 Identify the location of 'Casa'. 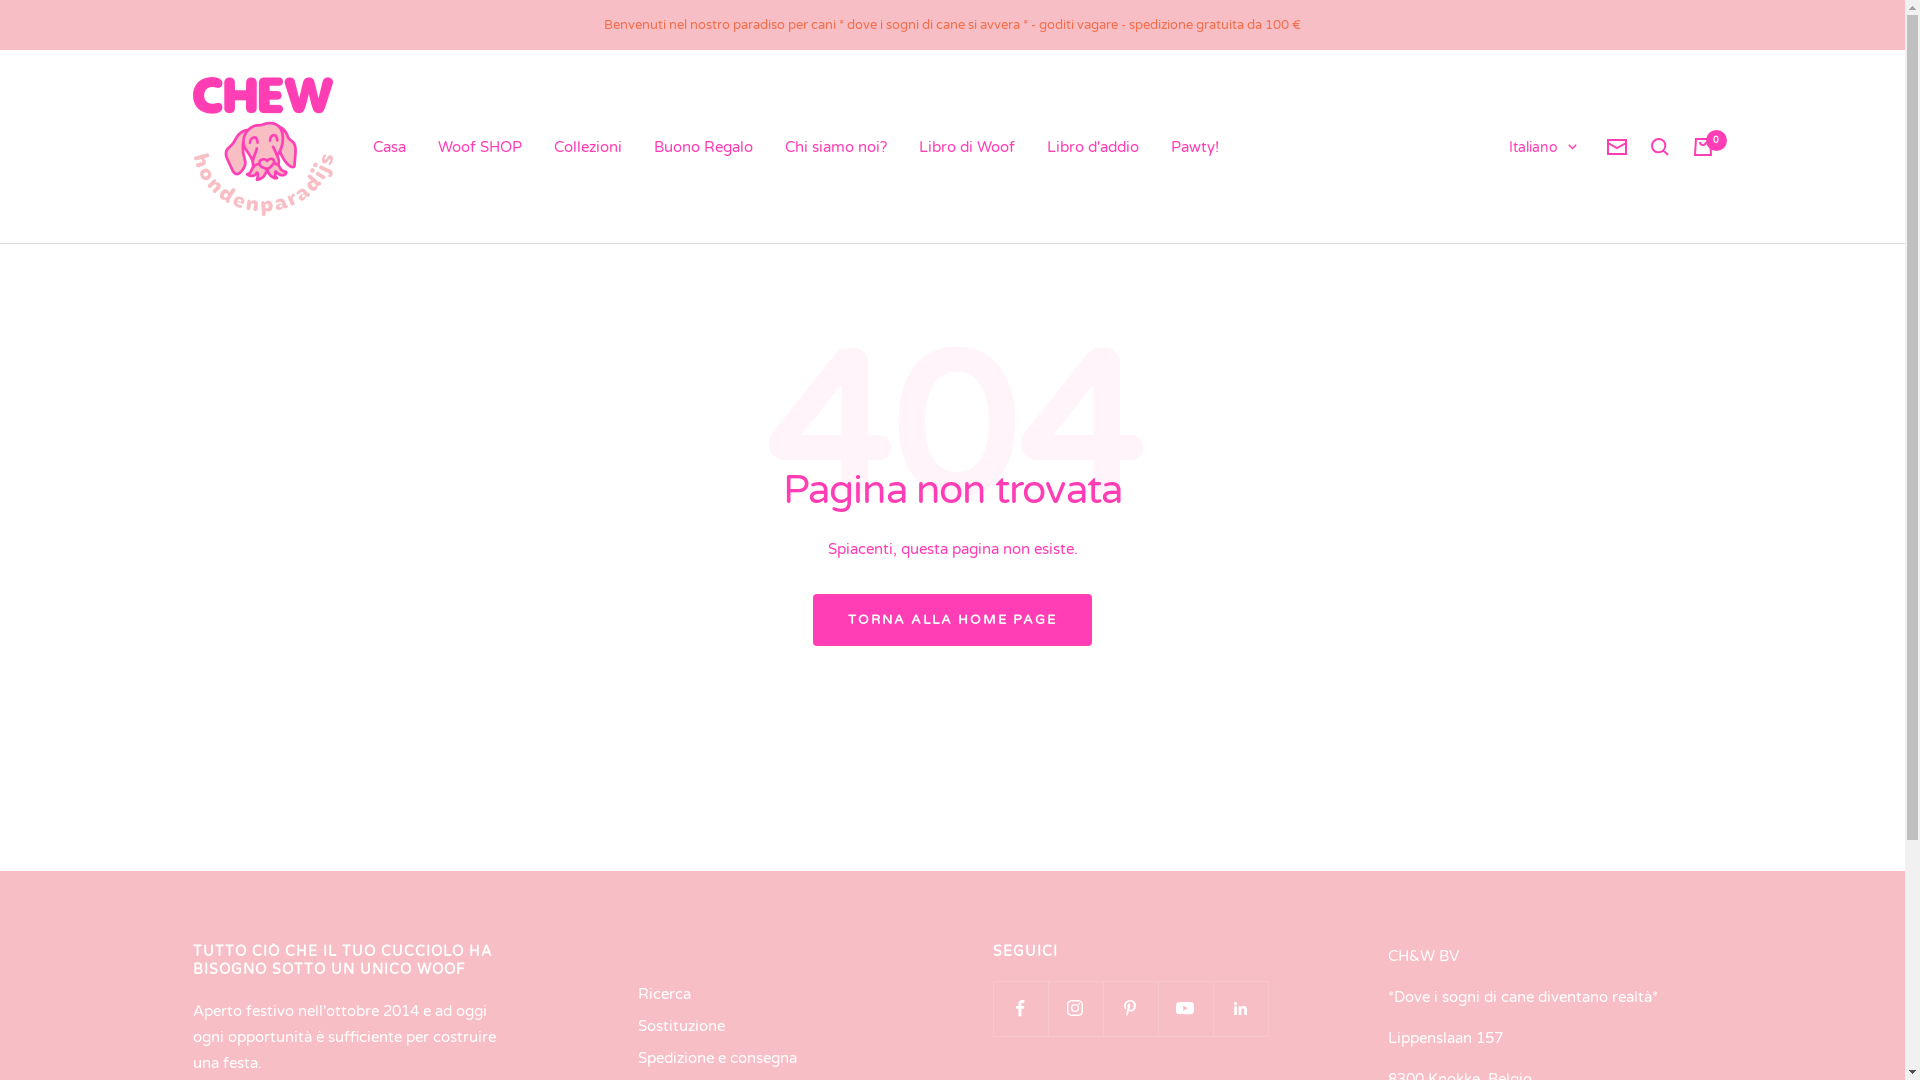
(372, 145).